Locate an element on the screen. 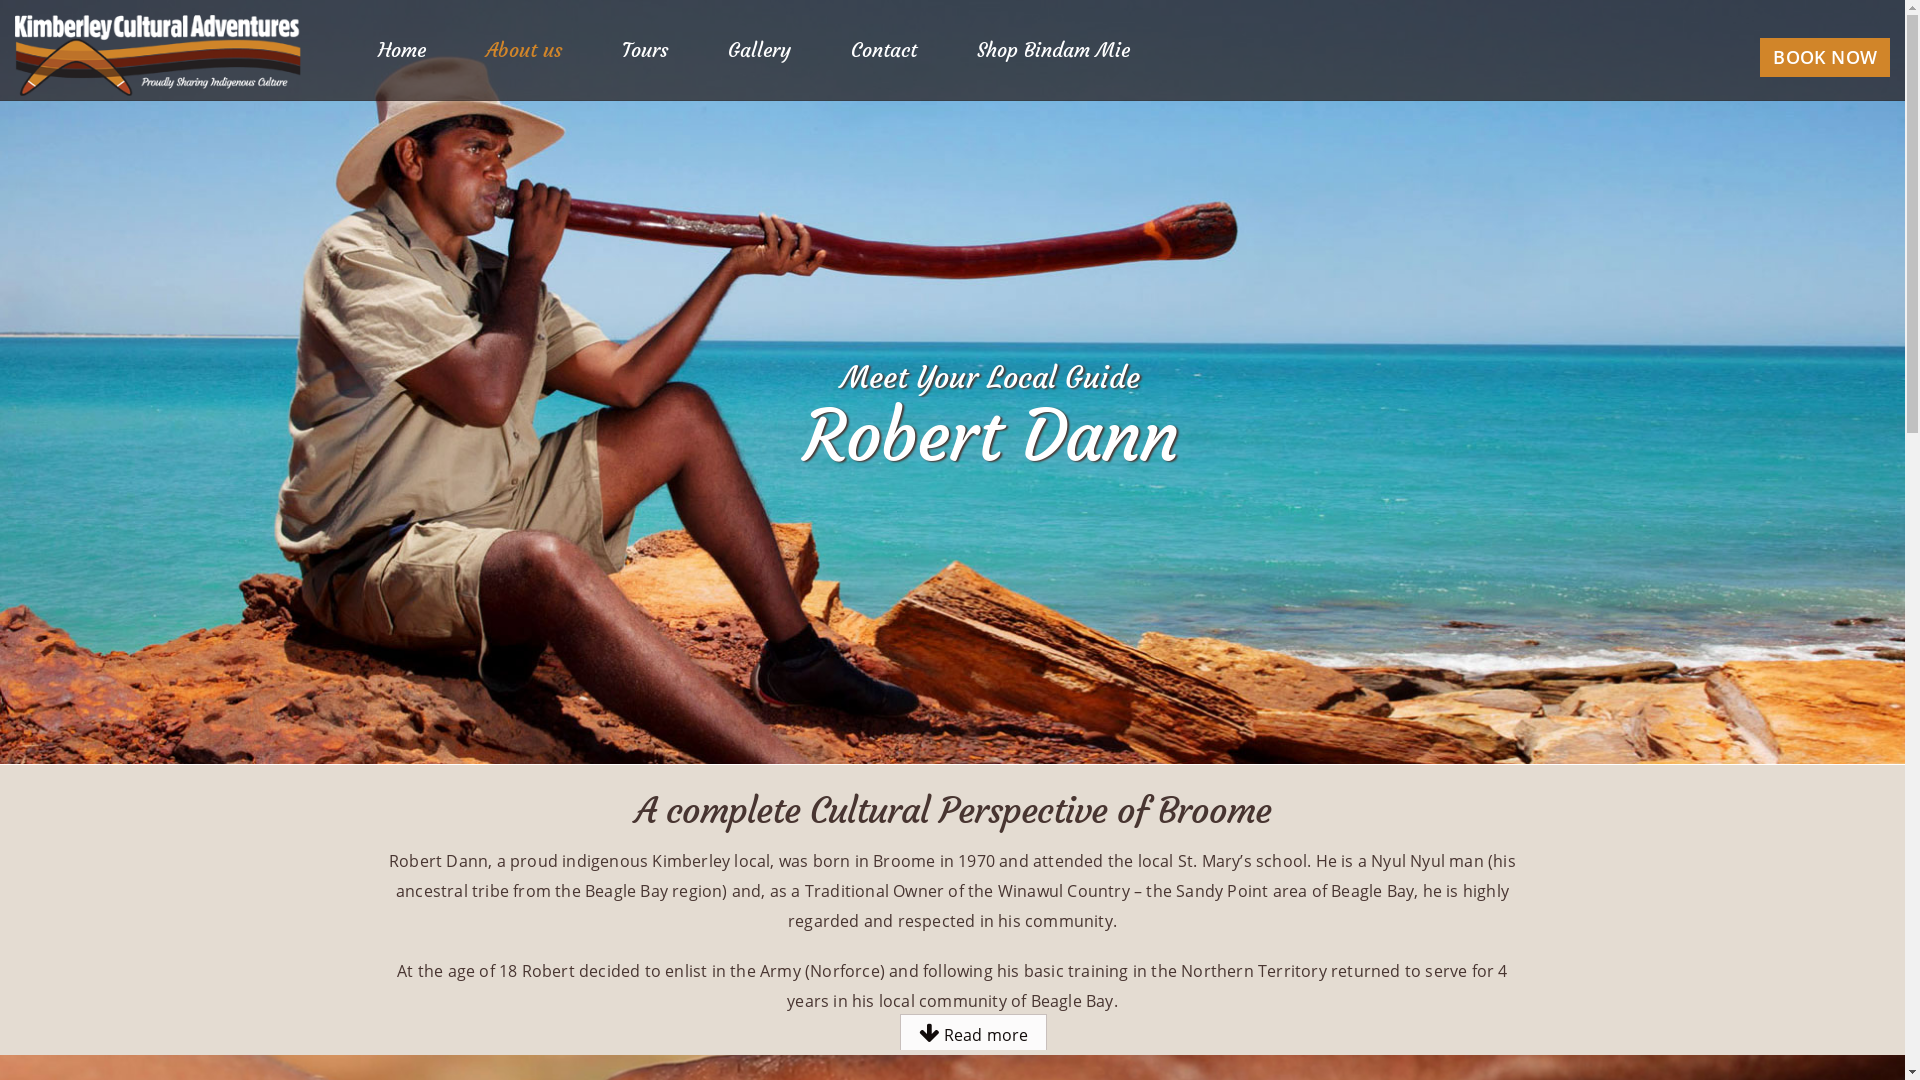 The height and width of the screenshot is (1080, 1920). 'Home' is located at coordinates (401, 49).